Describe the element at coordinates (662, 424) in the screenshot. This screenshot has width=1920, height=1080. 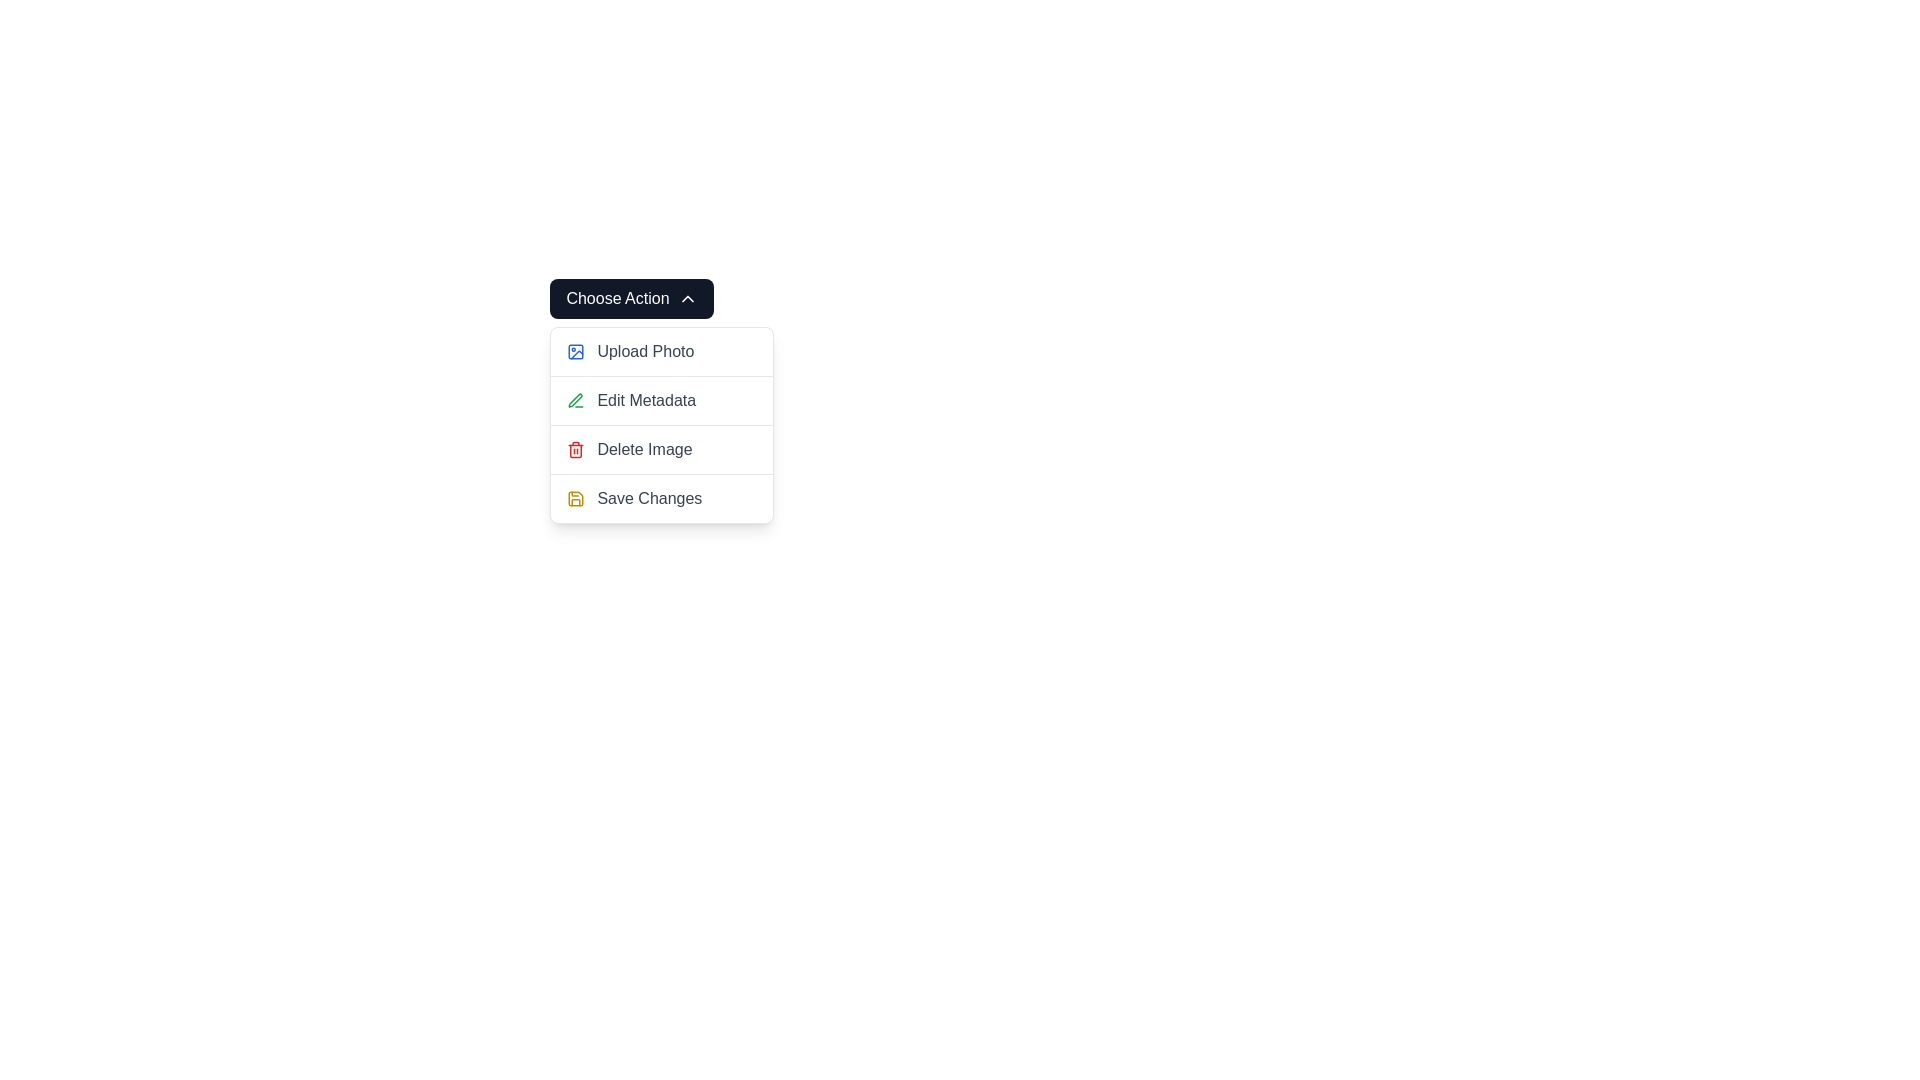
I see `the second option in the dropdown menu, which allows the user to edit metadata, located below 'Upload Photo' and above 'Delete Image'` at that location.